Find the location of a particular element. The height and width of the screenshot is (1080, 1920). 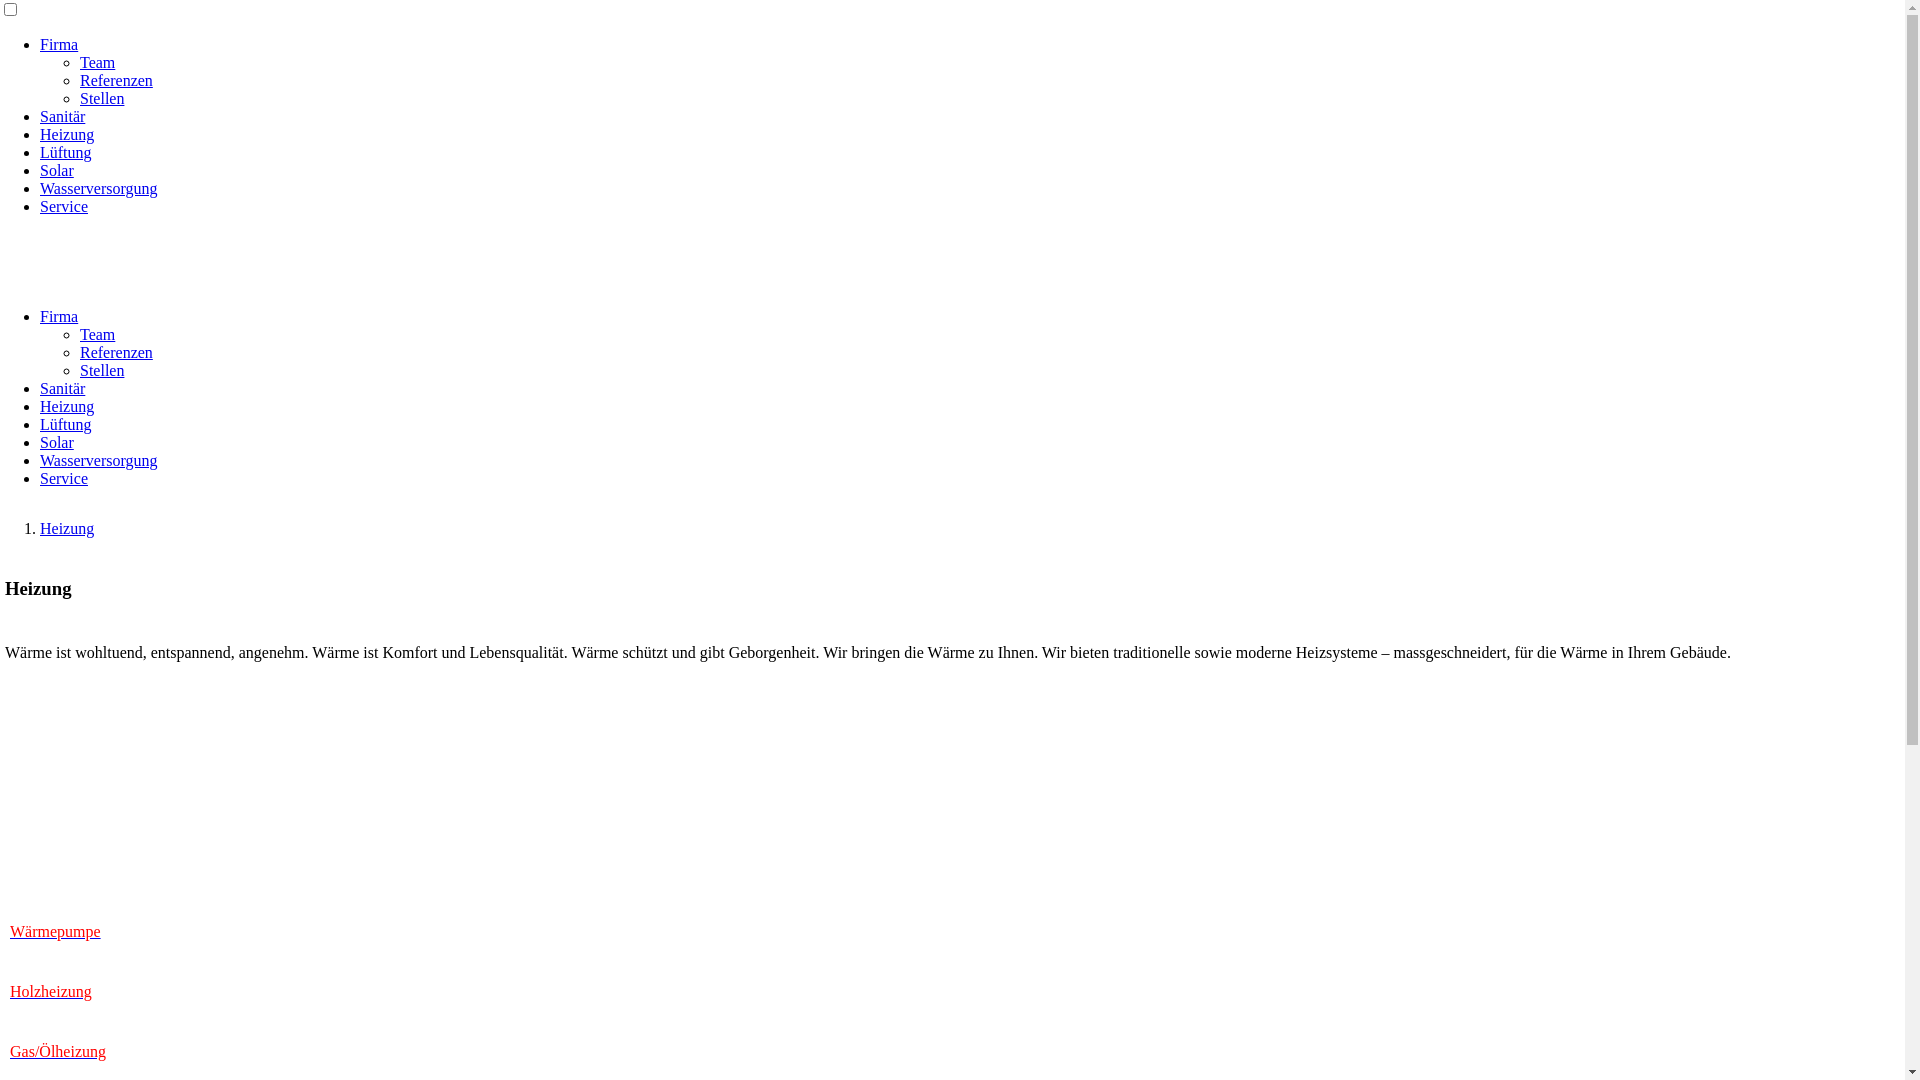

'Wasserversorgung' is located at coordinates (98, 188).